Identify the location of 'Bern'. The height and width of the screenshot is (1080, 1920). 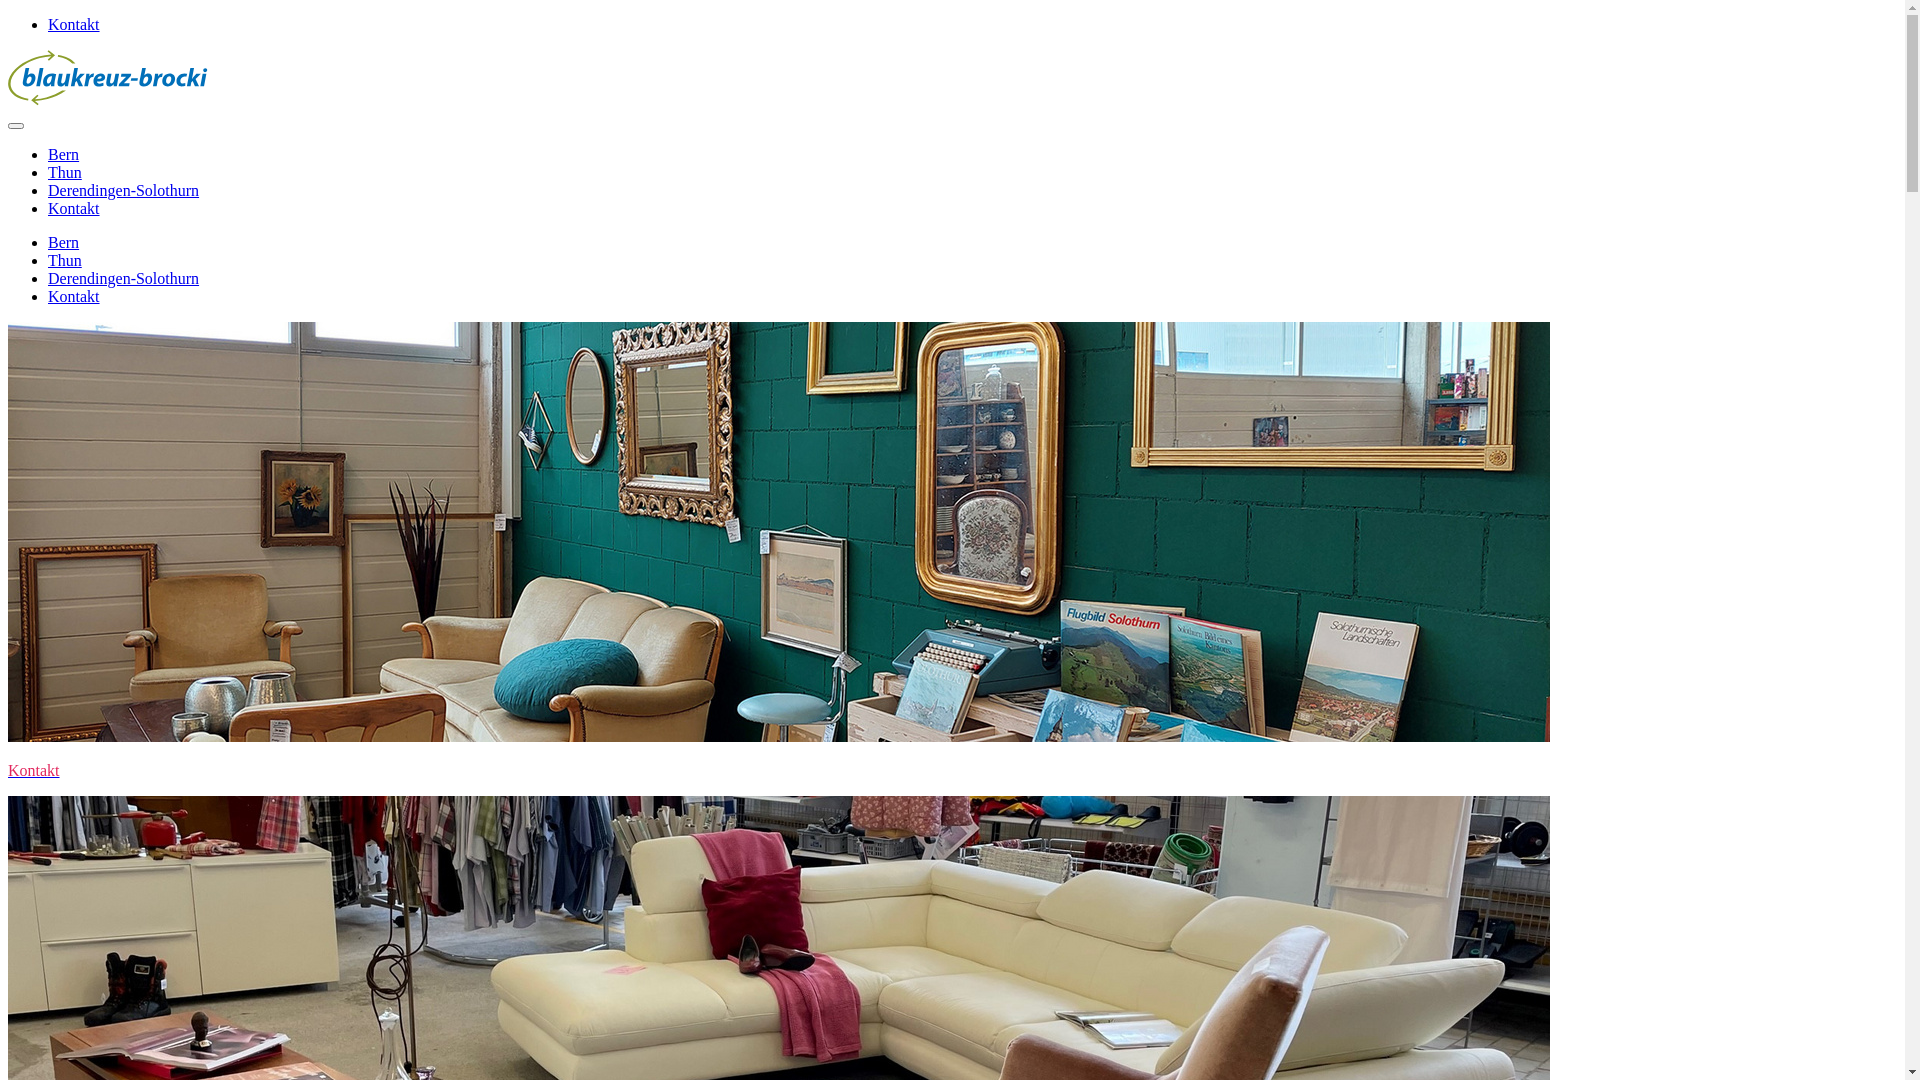
(63, 241).